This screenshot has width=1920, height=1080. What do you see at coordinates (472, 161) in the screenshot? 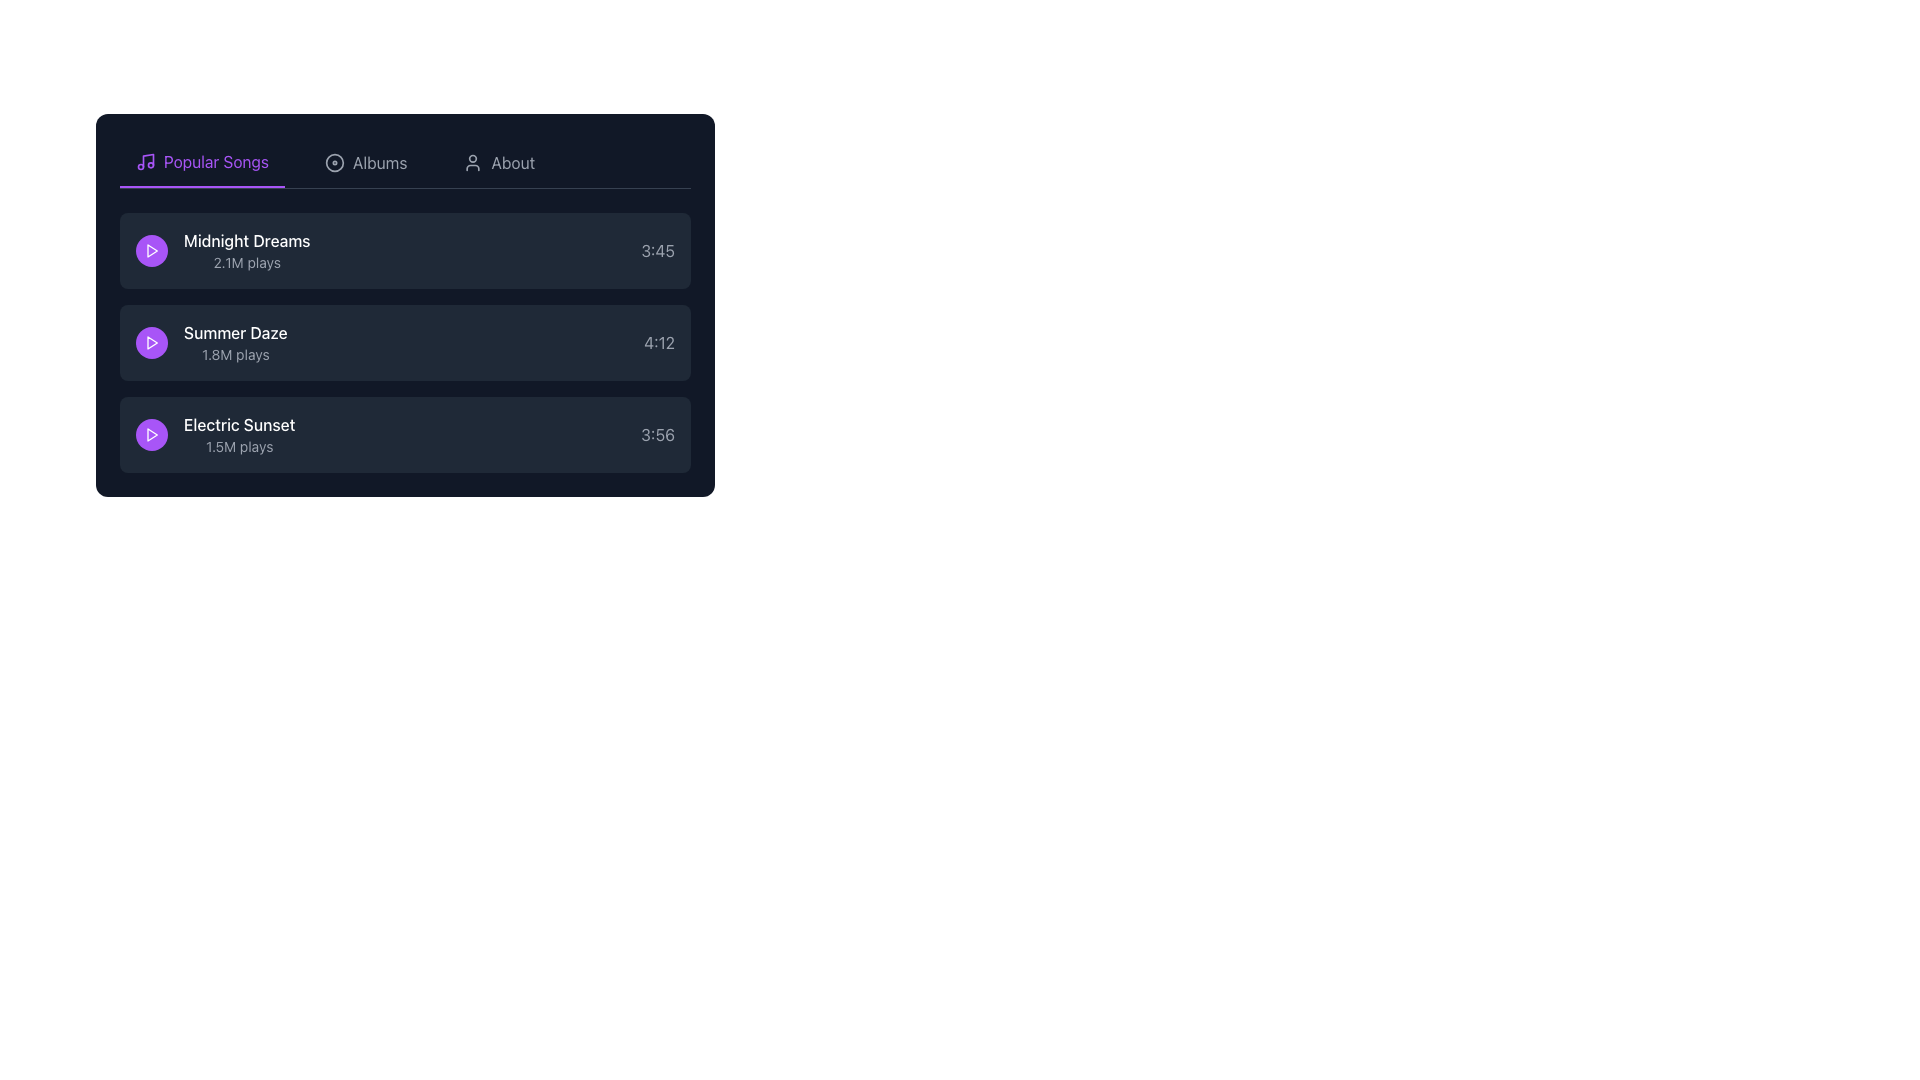
I see `the stylized user symbol icon located before the 'About' label in the top section of the interface to view more options` at bounding box center [472, 161].